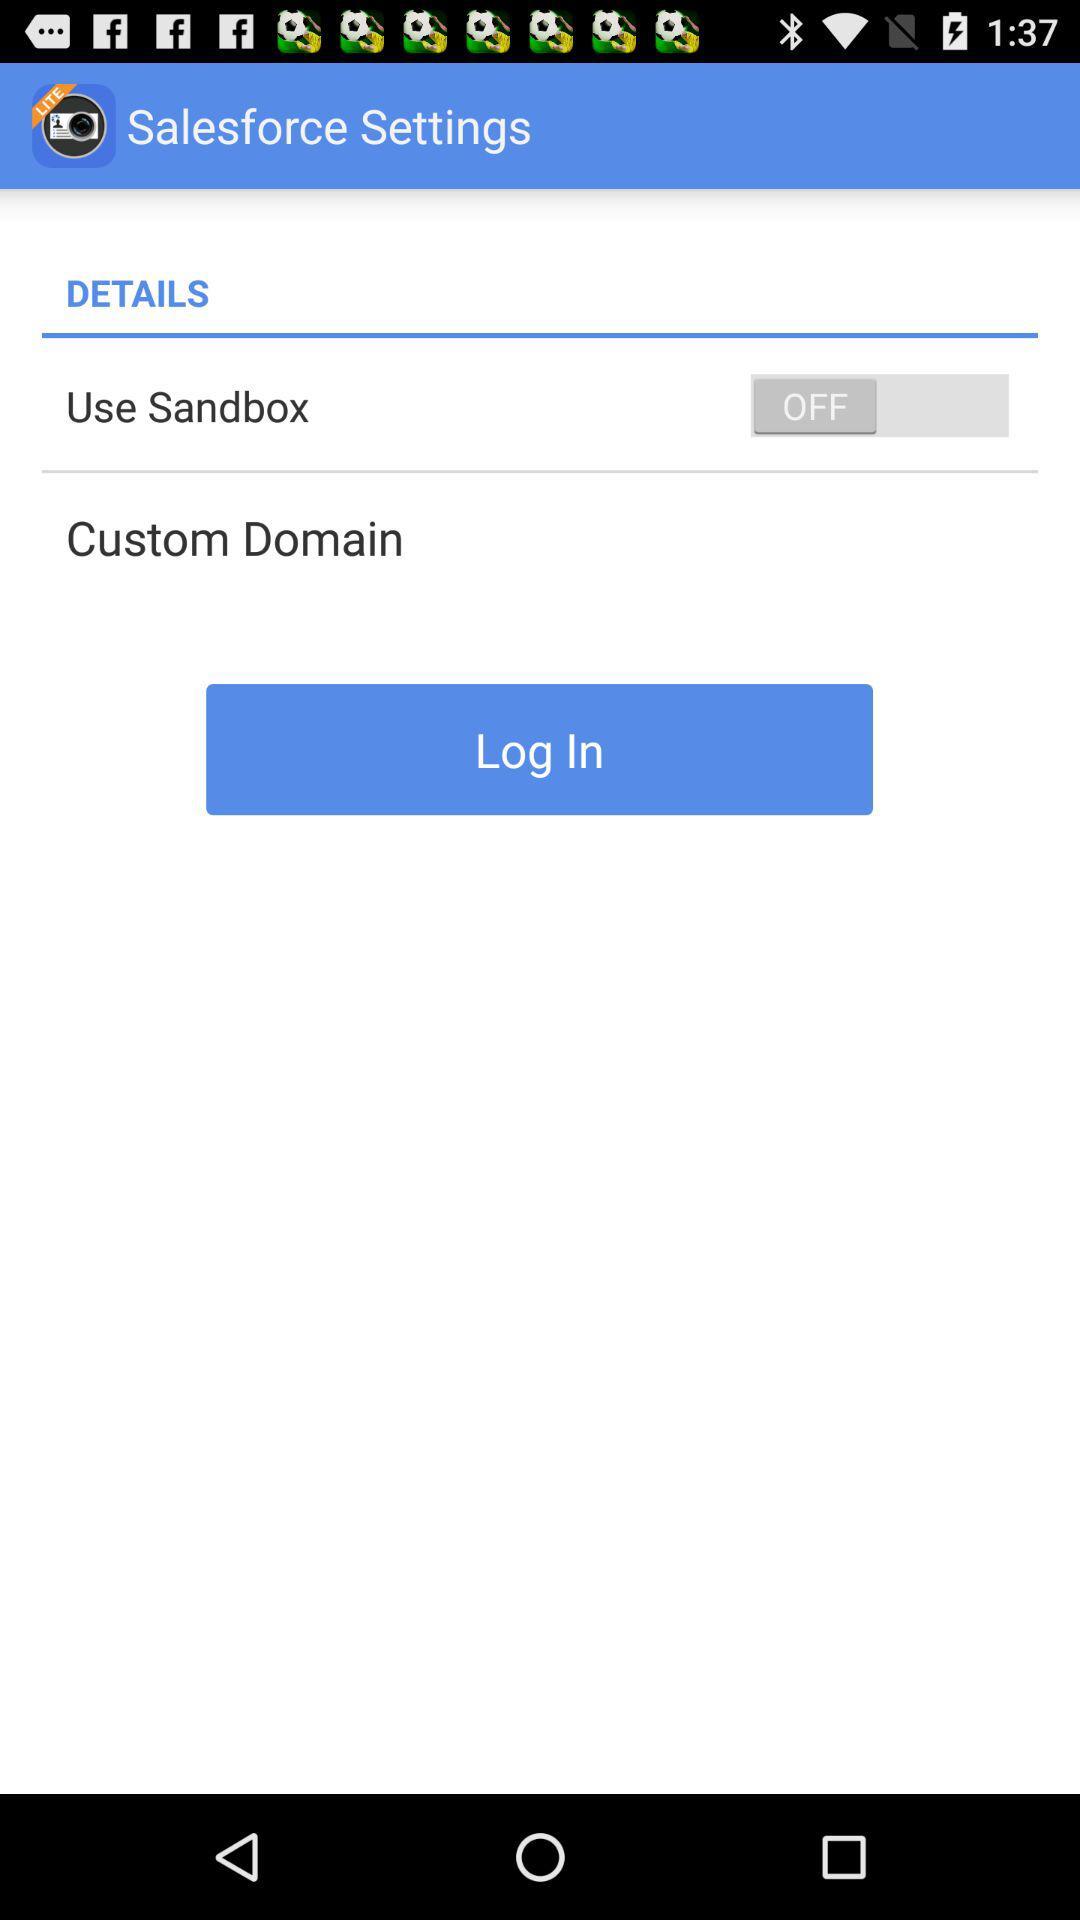 Image resolution: width=1080 pixels, height=1920 pixels. What do you see at coordinates (551, 537) in the screenshot?
I see `custom domain` at bounding box center [551, 537].